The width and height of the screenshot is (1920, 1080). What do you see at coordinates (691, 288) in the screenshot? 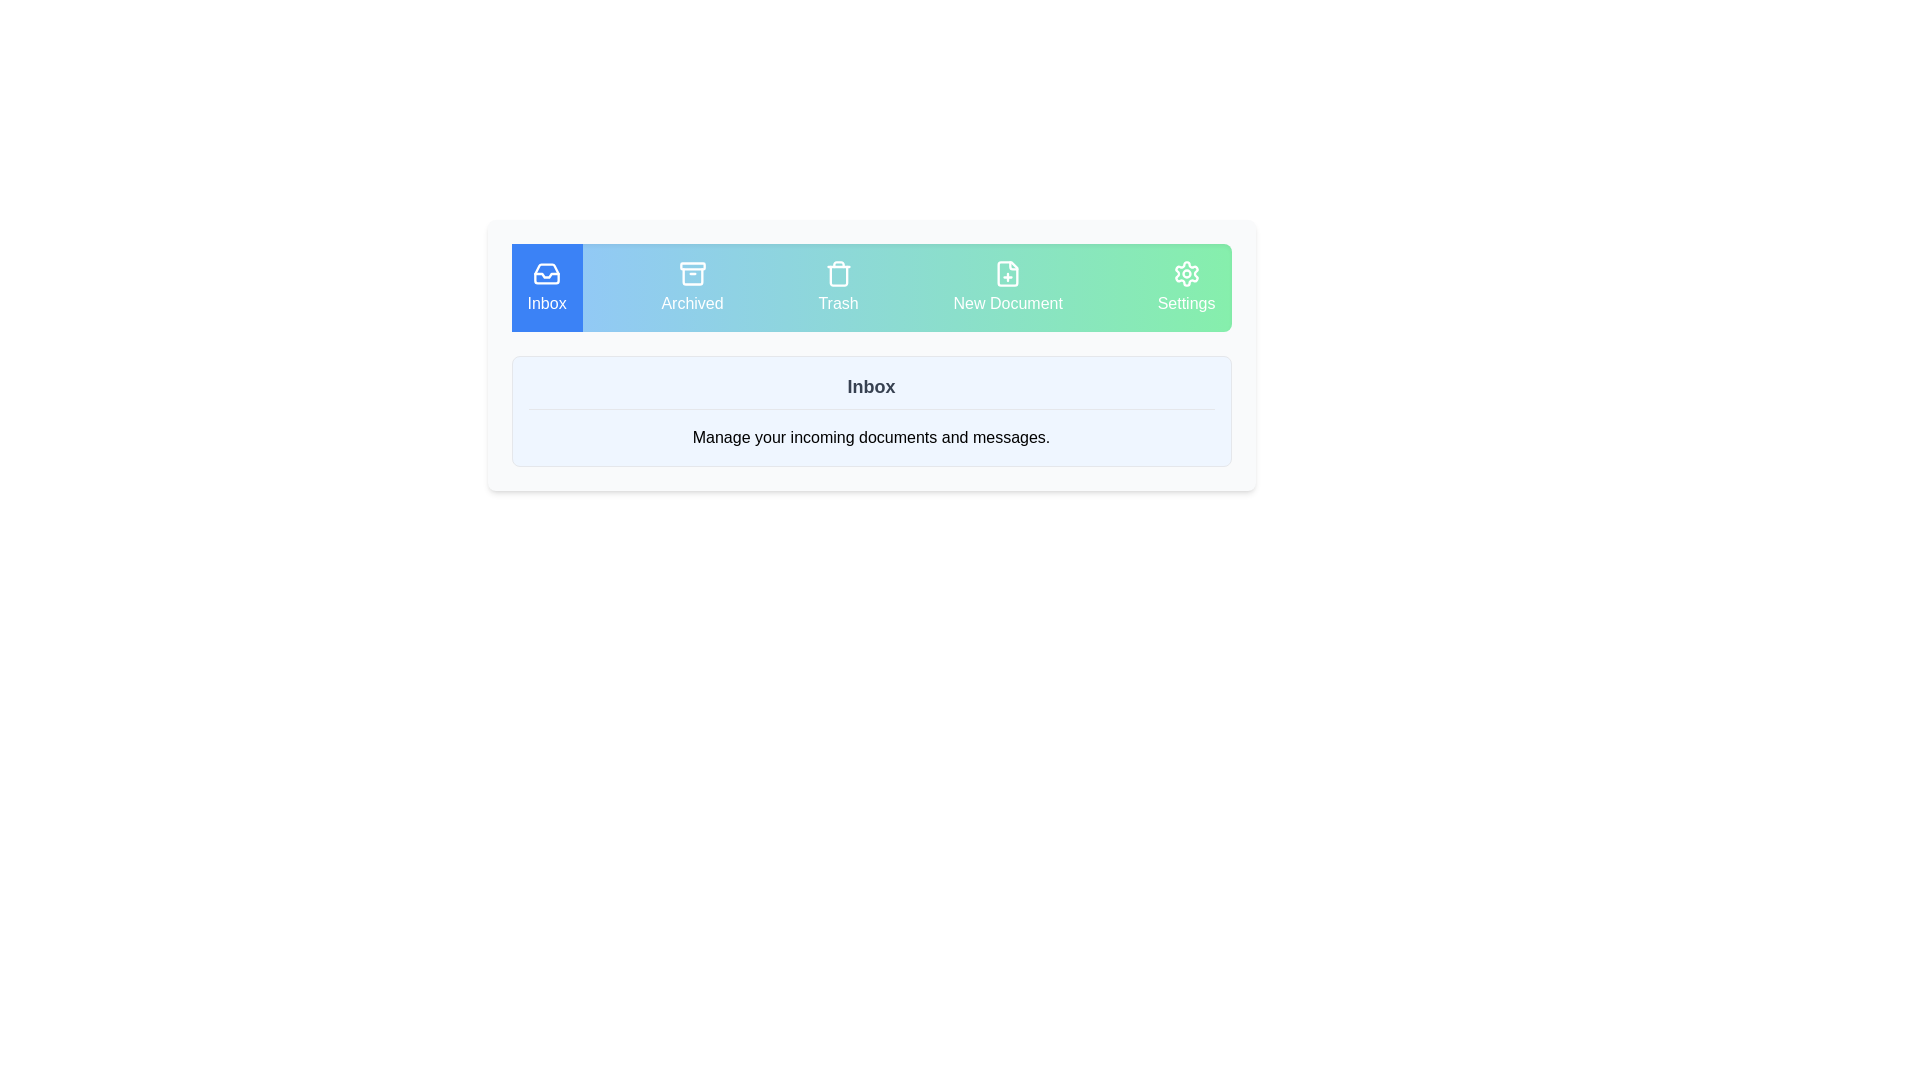
I see `the tab labeled Archived to switch to it` at bounding box center [691, 288].